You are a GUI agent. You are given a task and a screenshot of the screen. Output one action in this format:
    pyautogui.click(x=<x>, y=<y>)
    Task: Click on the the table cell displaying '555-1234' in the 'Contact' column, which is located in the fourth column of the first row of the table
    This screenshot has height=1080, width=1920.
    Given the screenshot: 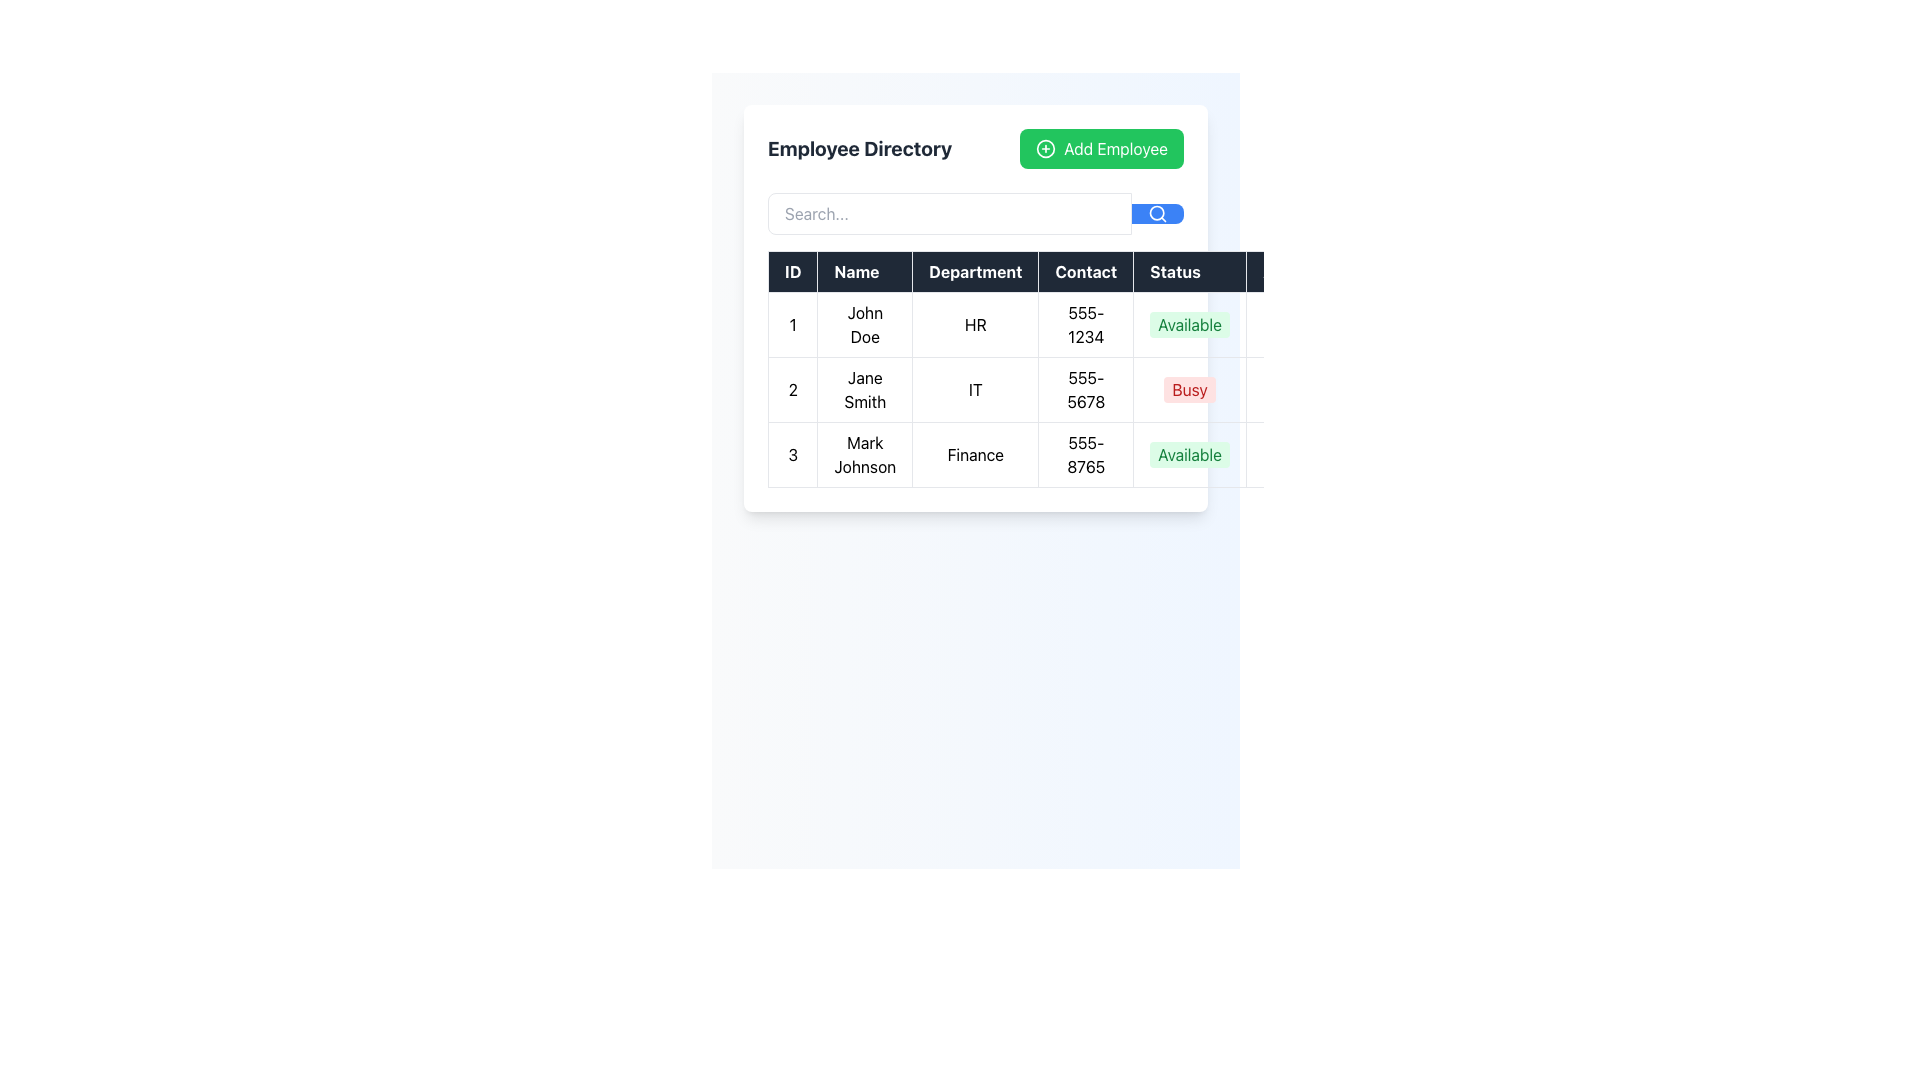 What is the action you would take?
    pyautogui.click(x=1085, y=323)
    